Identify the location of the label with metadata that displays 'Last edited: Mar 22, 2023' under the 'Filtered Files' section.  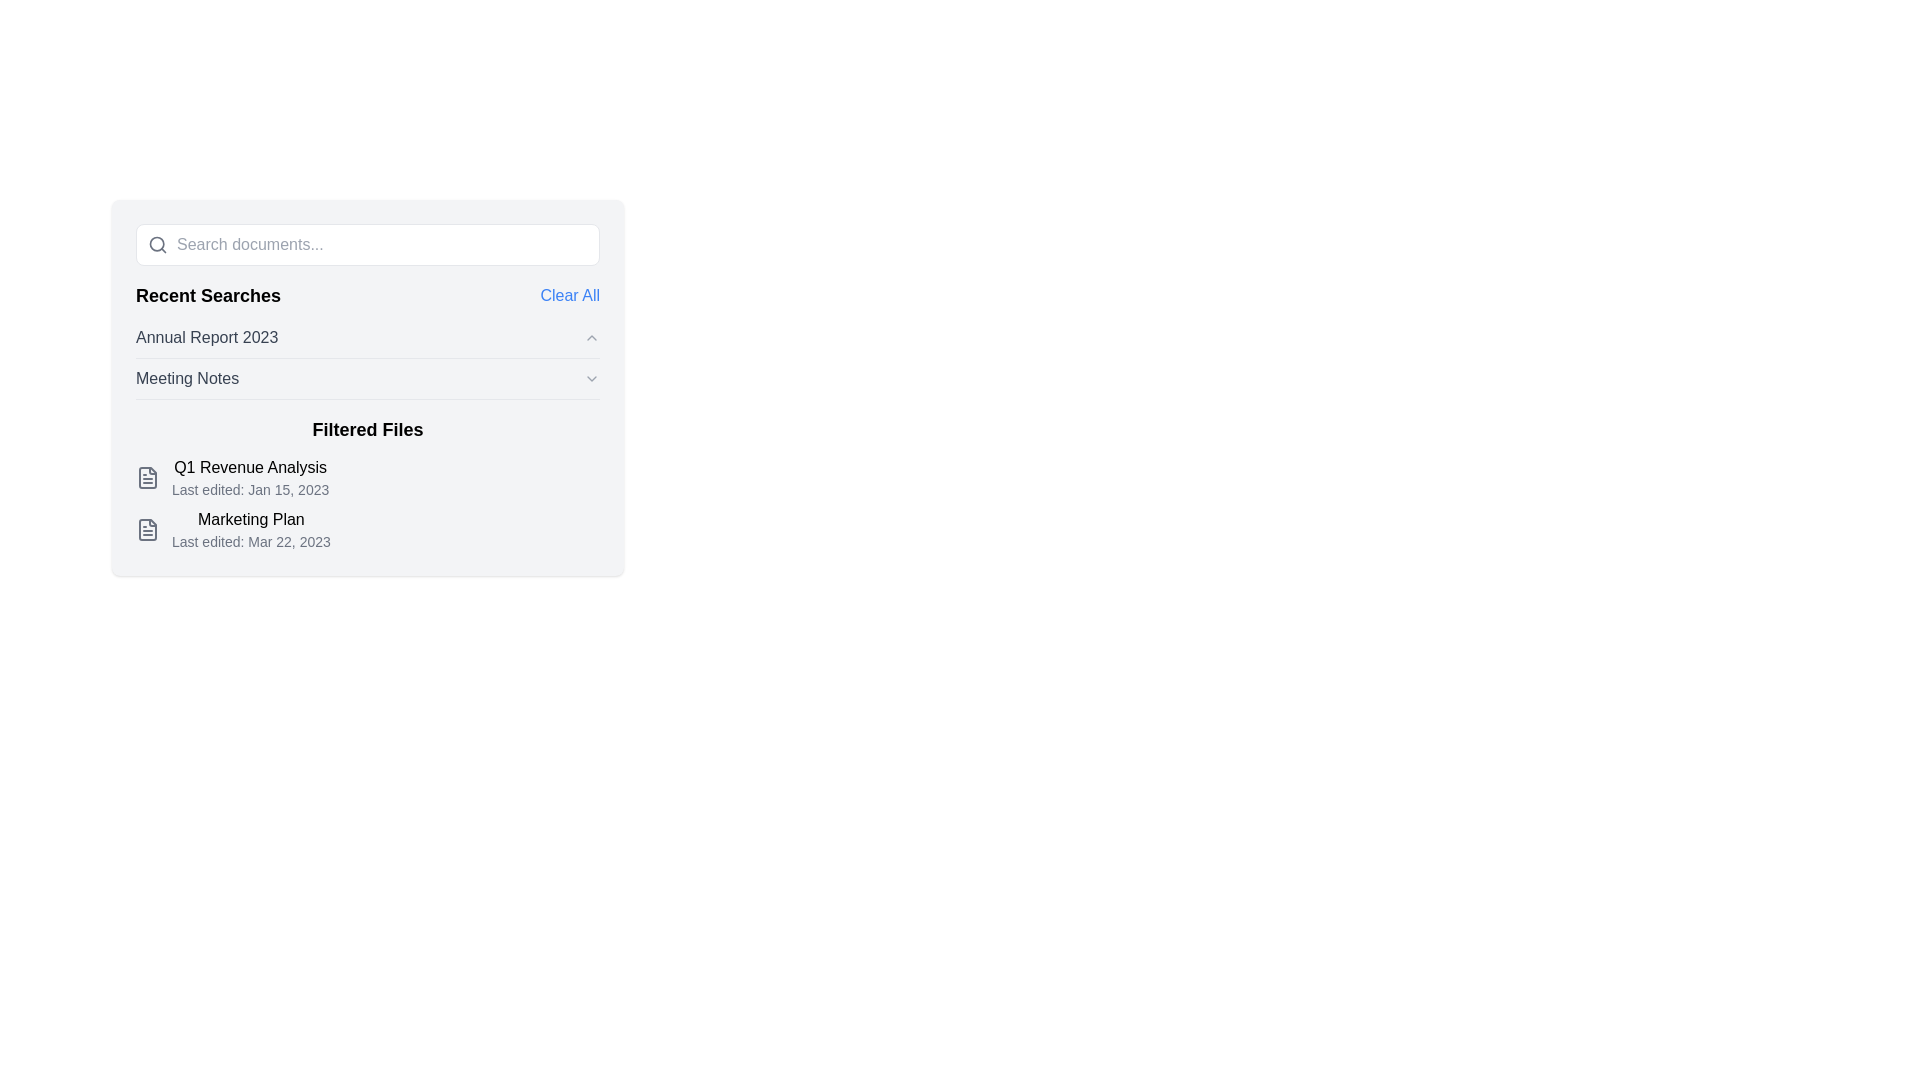
(250, 528).